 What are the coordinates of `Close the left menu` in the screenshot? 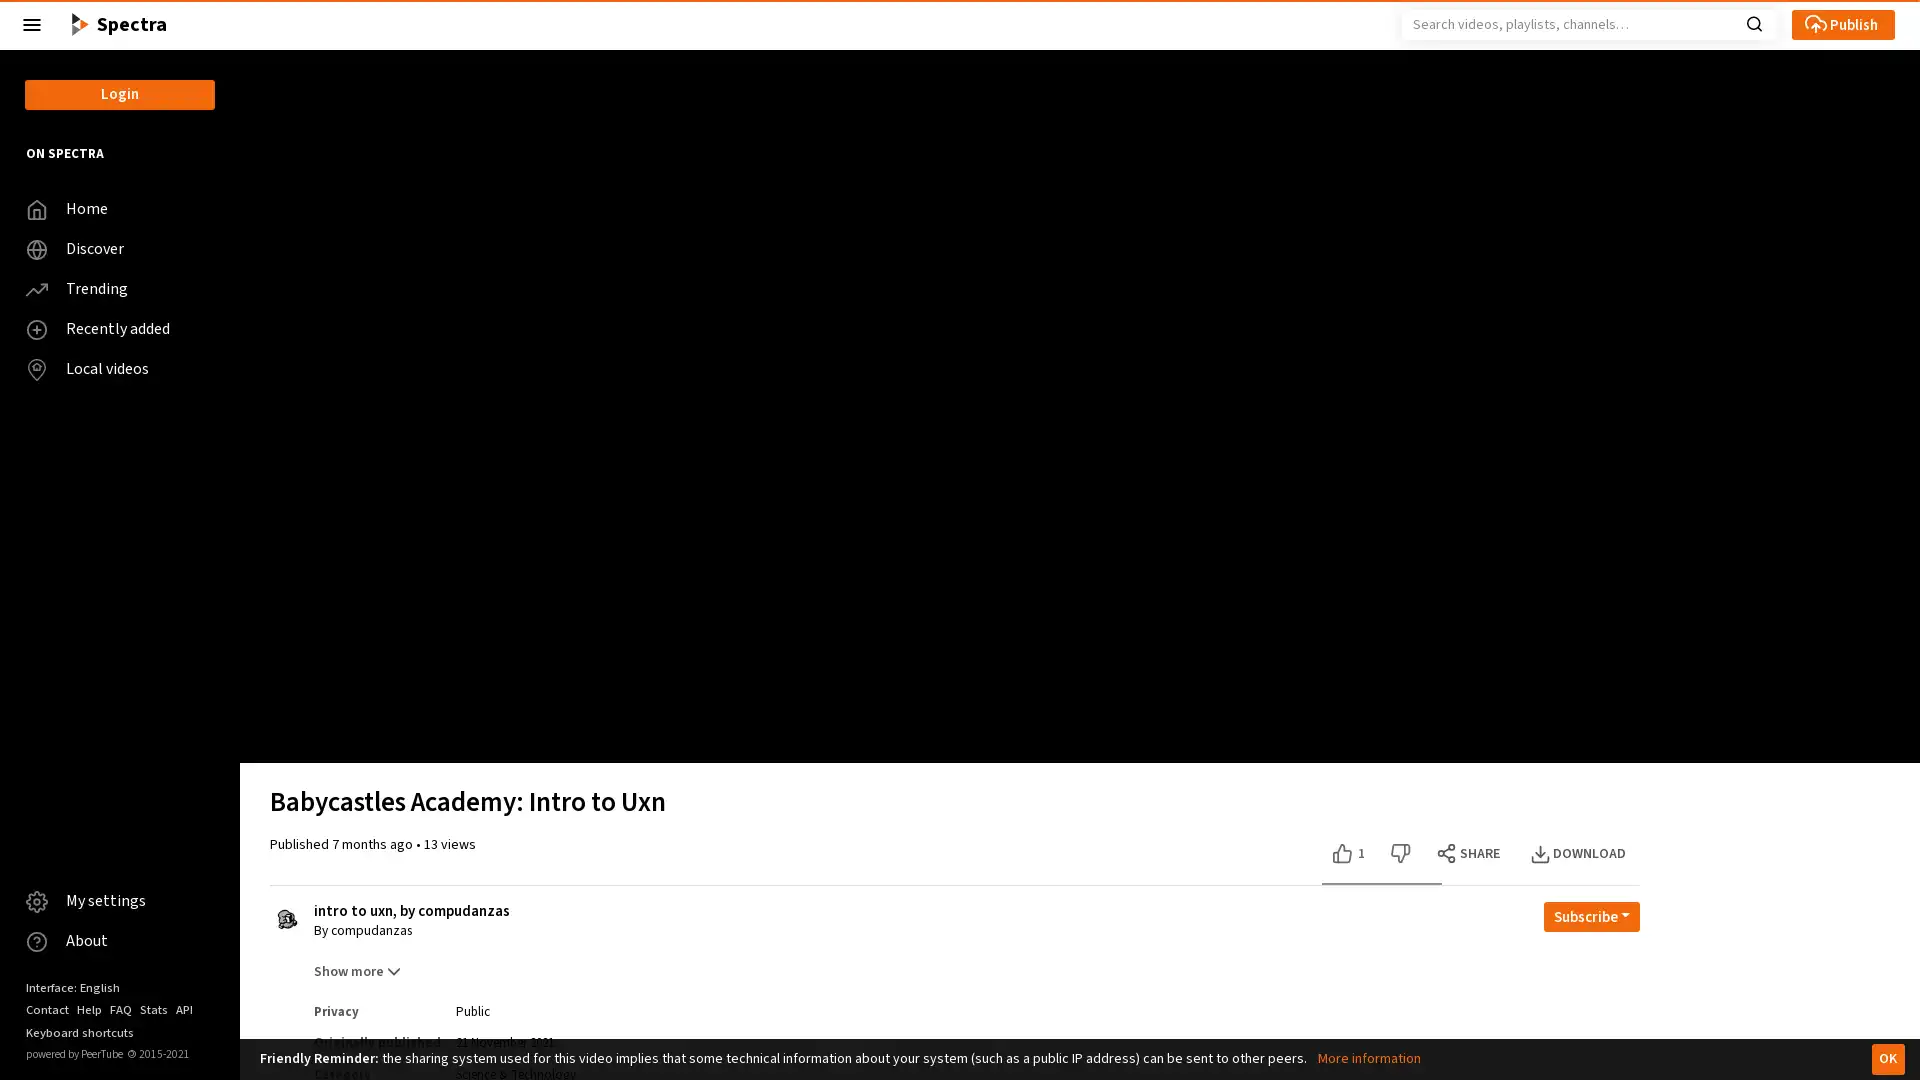 It's located at (32, 24).